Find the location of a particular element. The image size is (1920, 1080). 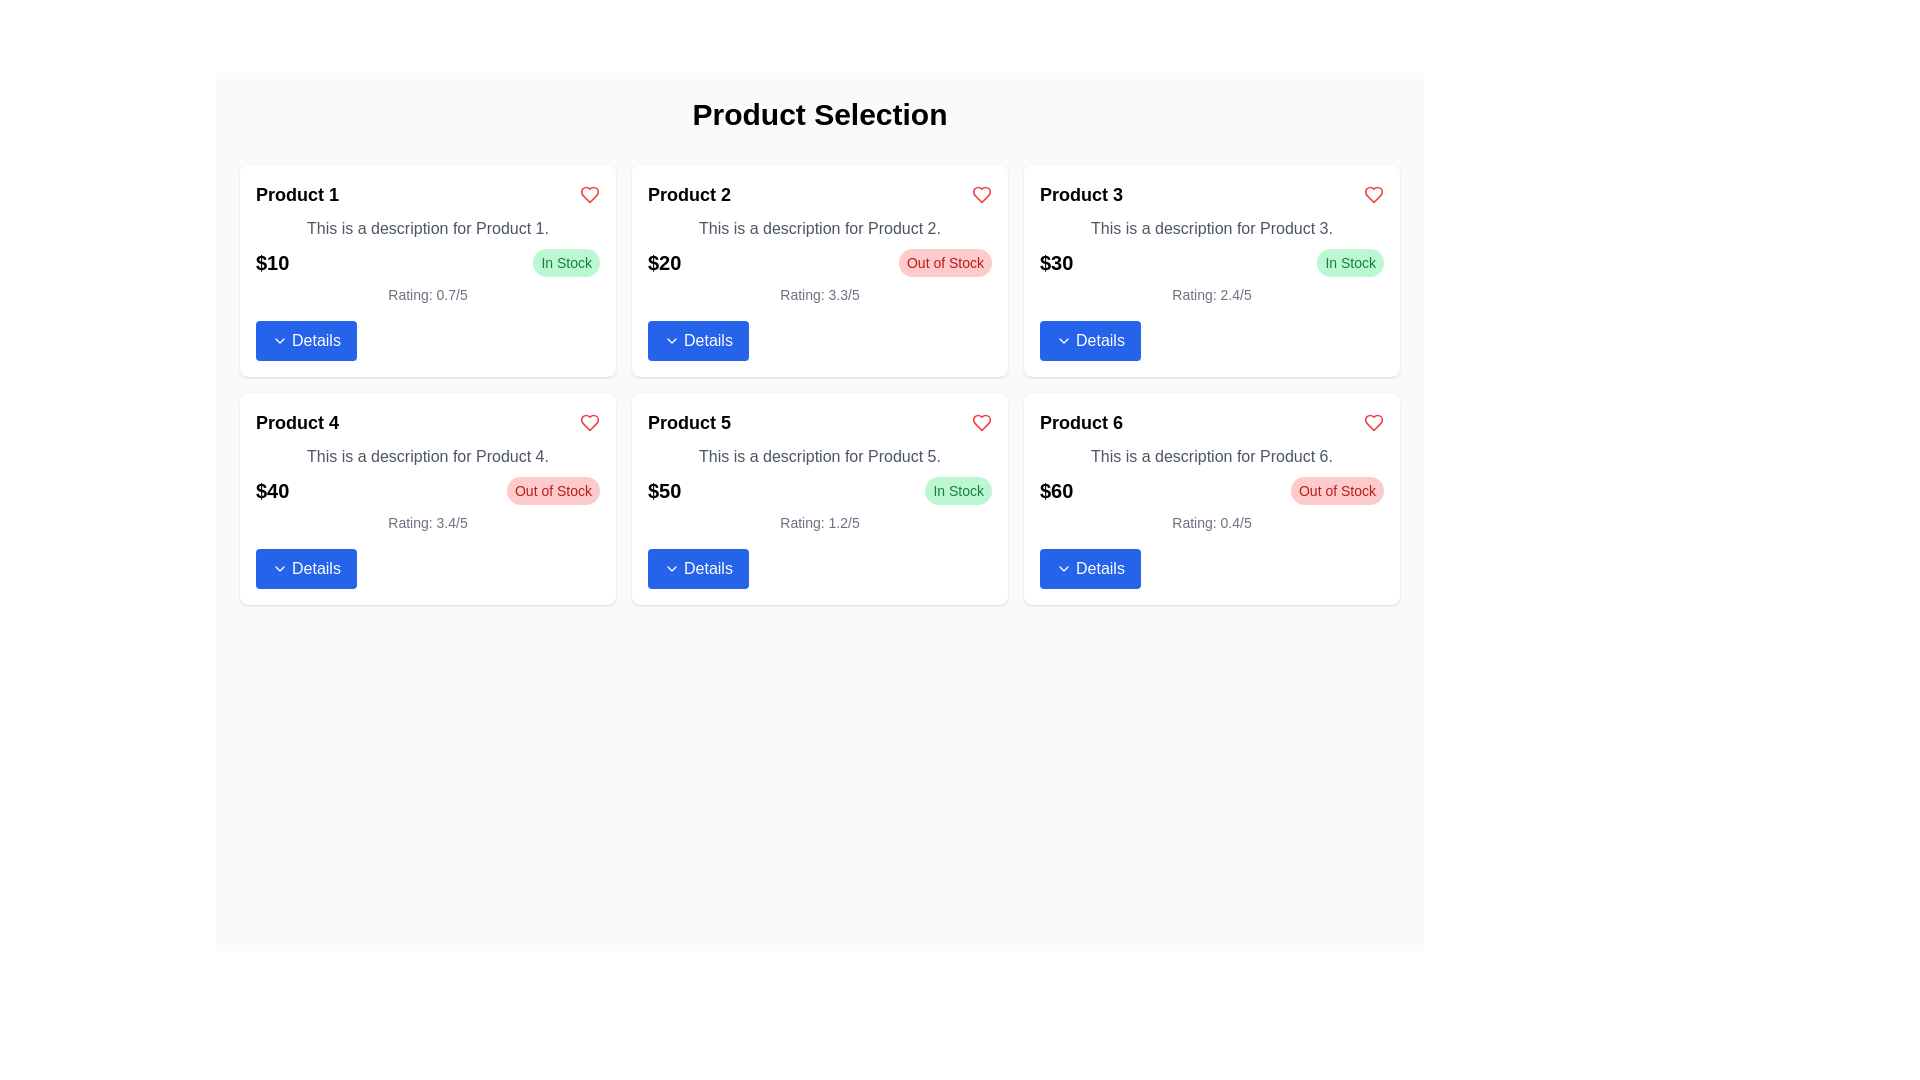

the text label providing additional information for Product 1, which is positioned below the title 'Product 1' and above the price and stock status information is located at coordinates (426, 227).